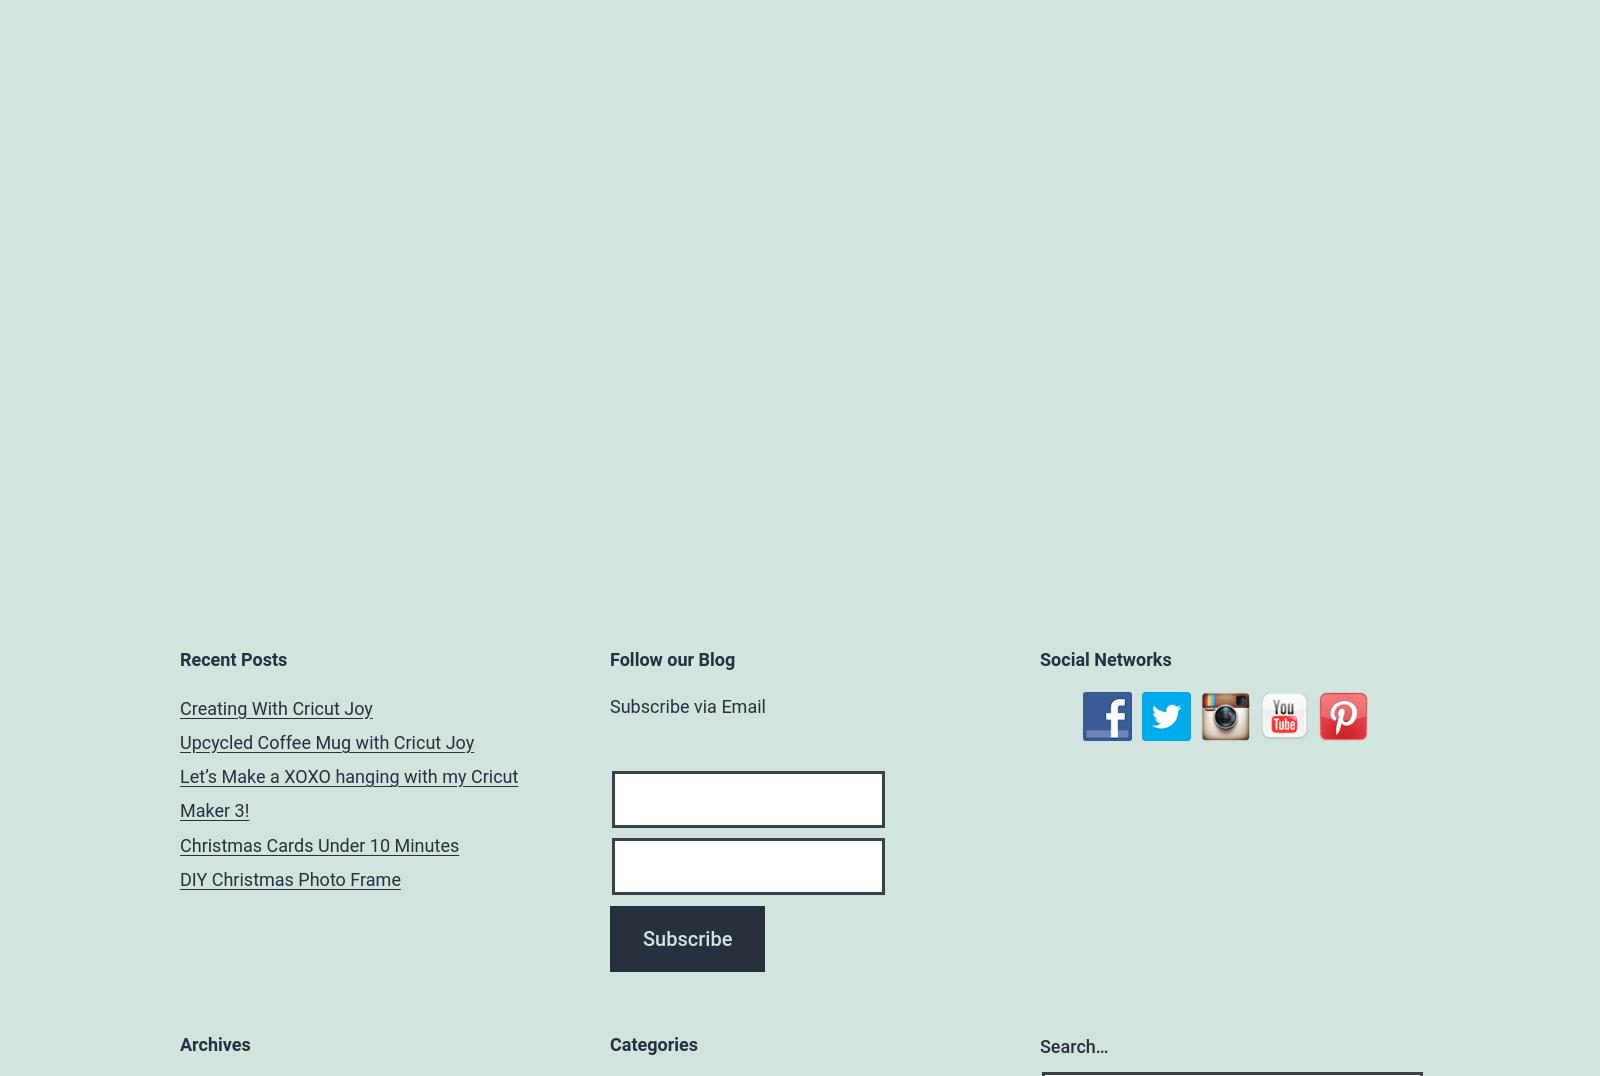  Describe the element at coordinates (1105, 657) in the screenshot. I see `'Social Networks'` at that location.